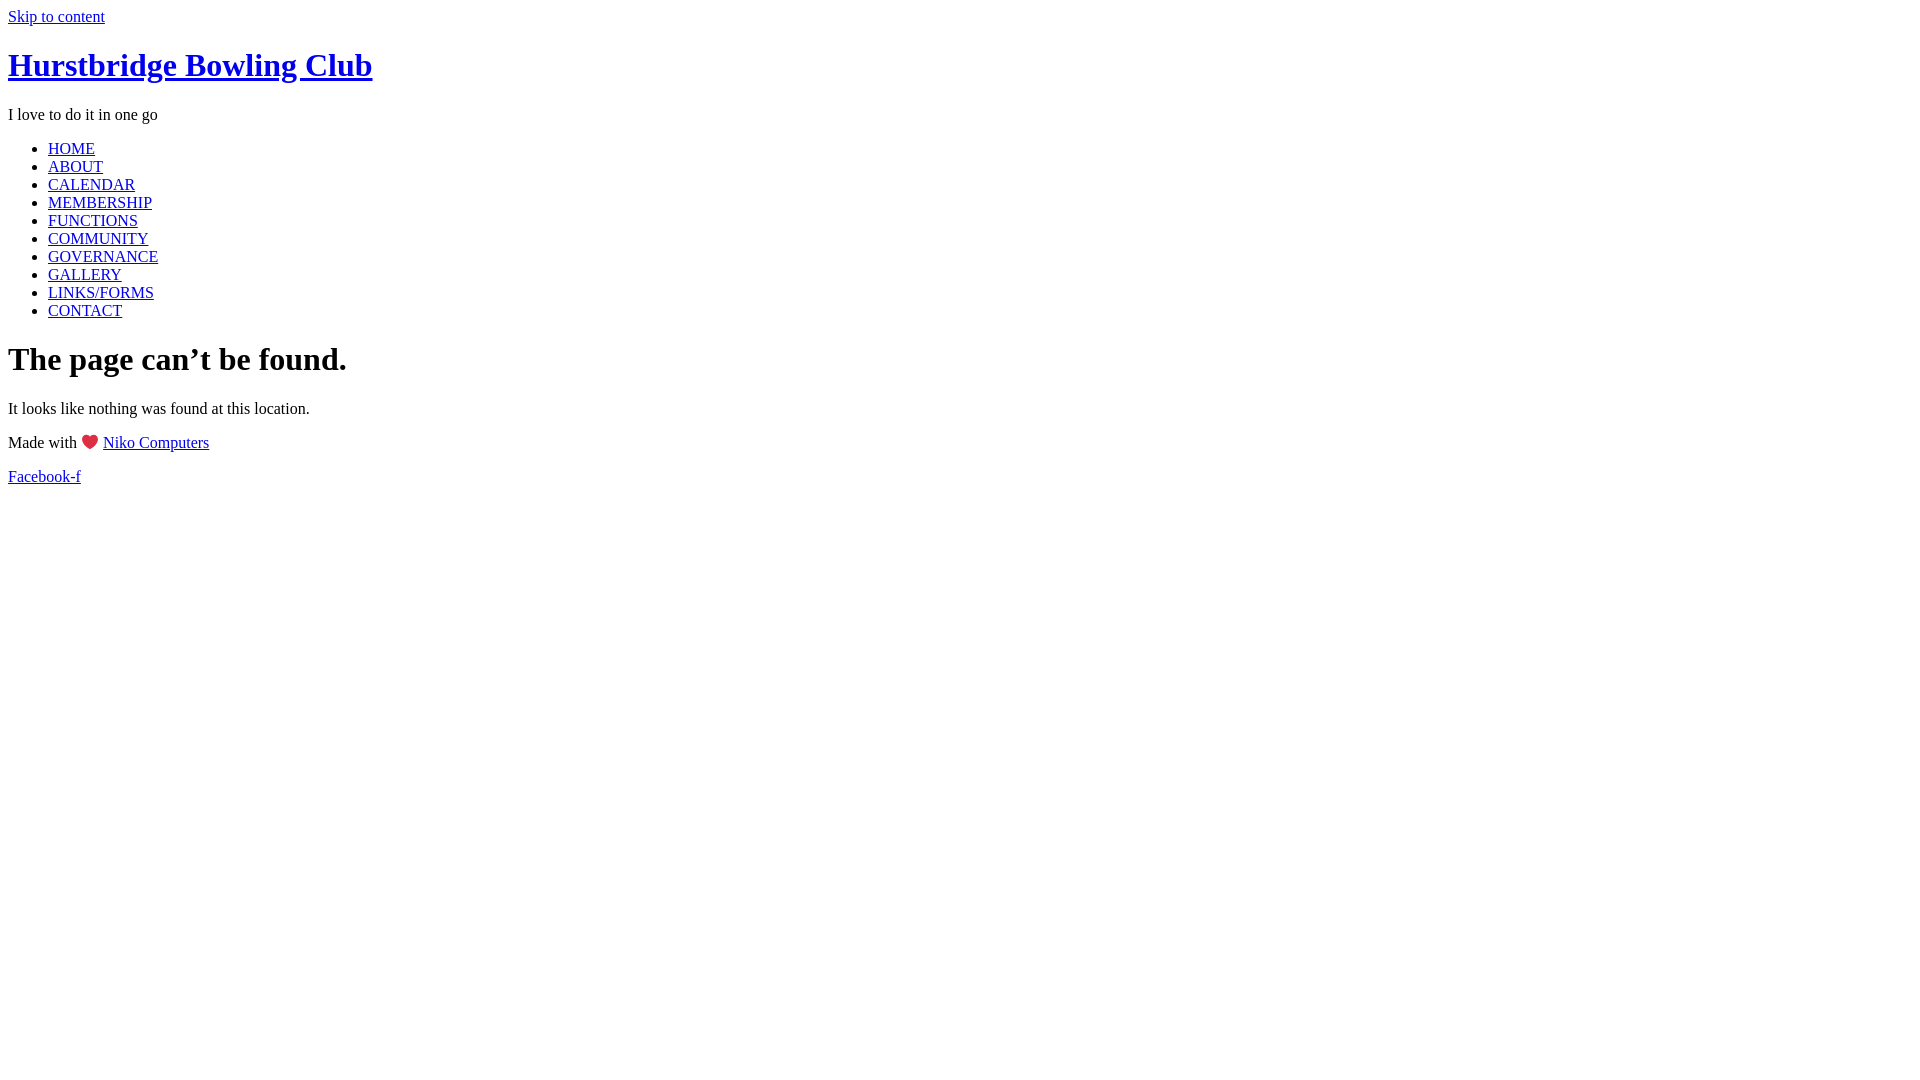 The width and height of the screenshot is (1920, 1080). Describe the element at coordinates (155, 441) in the screenshot. I see `'Niko Computers'` at that location.